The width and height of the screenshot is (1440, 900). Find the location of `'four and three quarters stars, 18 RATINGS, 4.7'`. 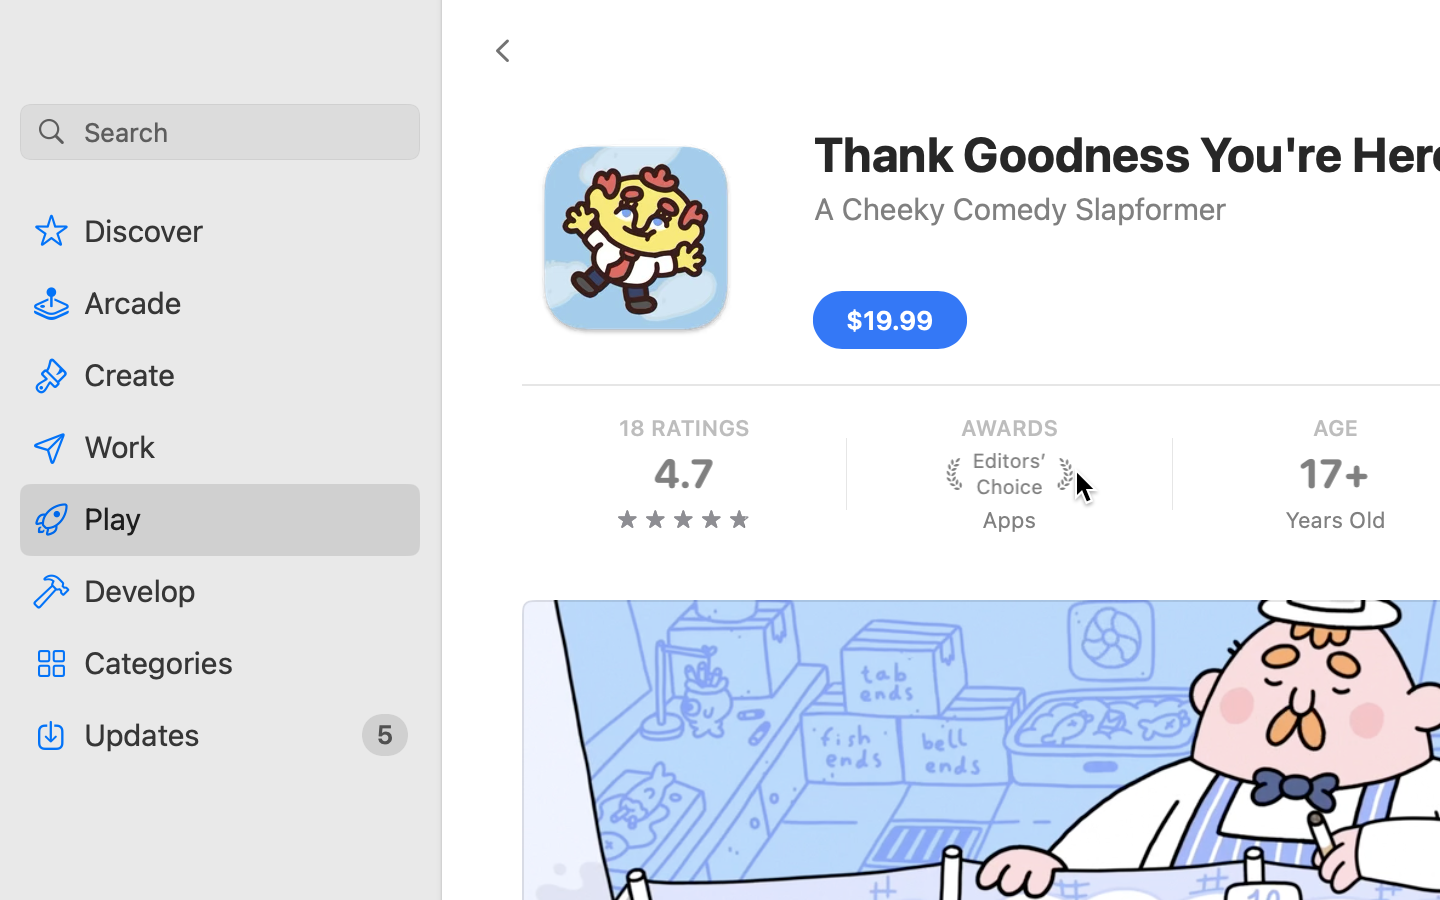

'four and three quarters stars, 18 RATINGS, 4.7' is located at coordinates (684, 473).